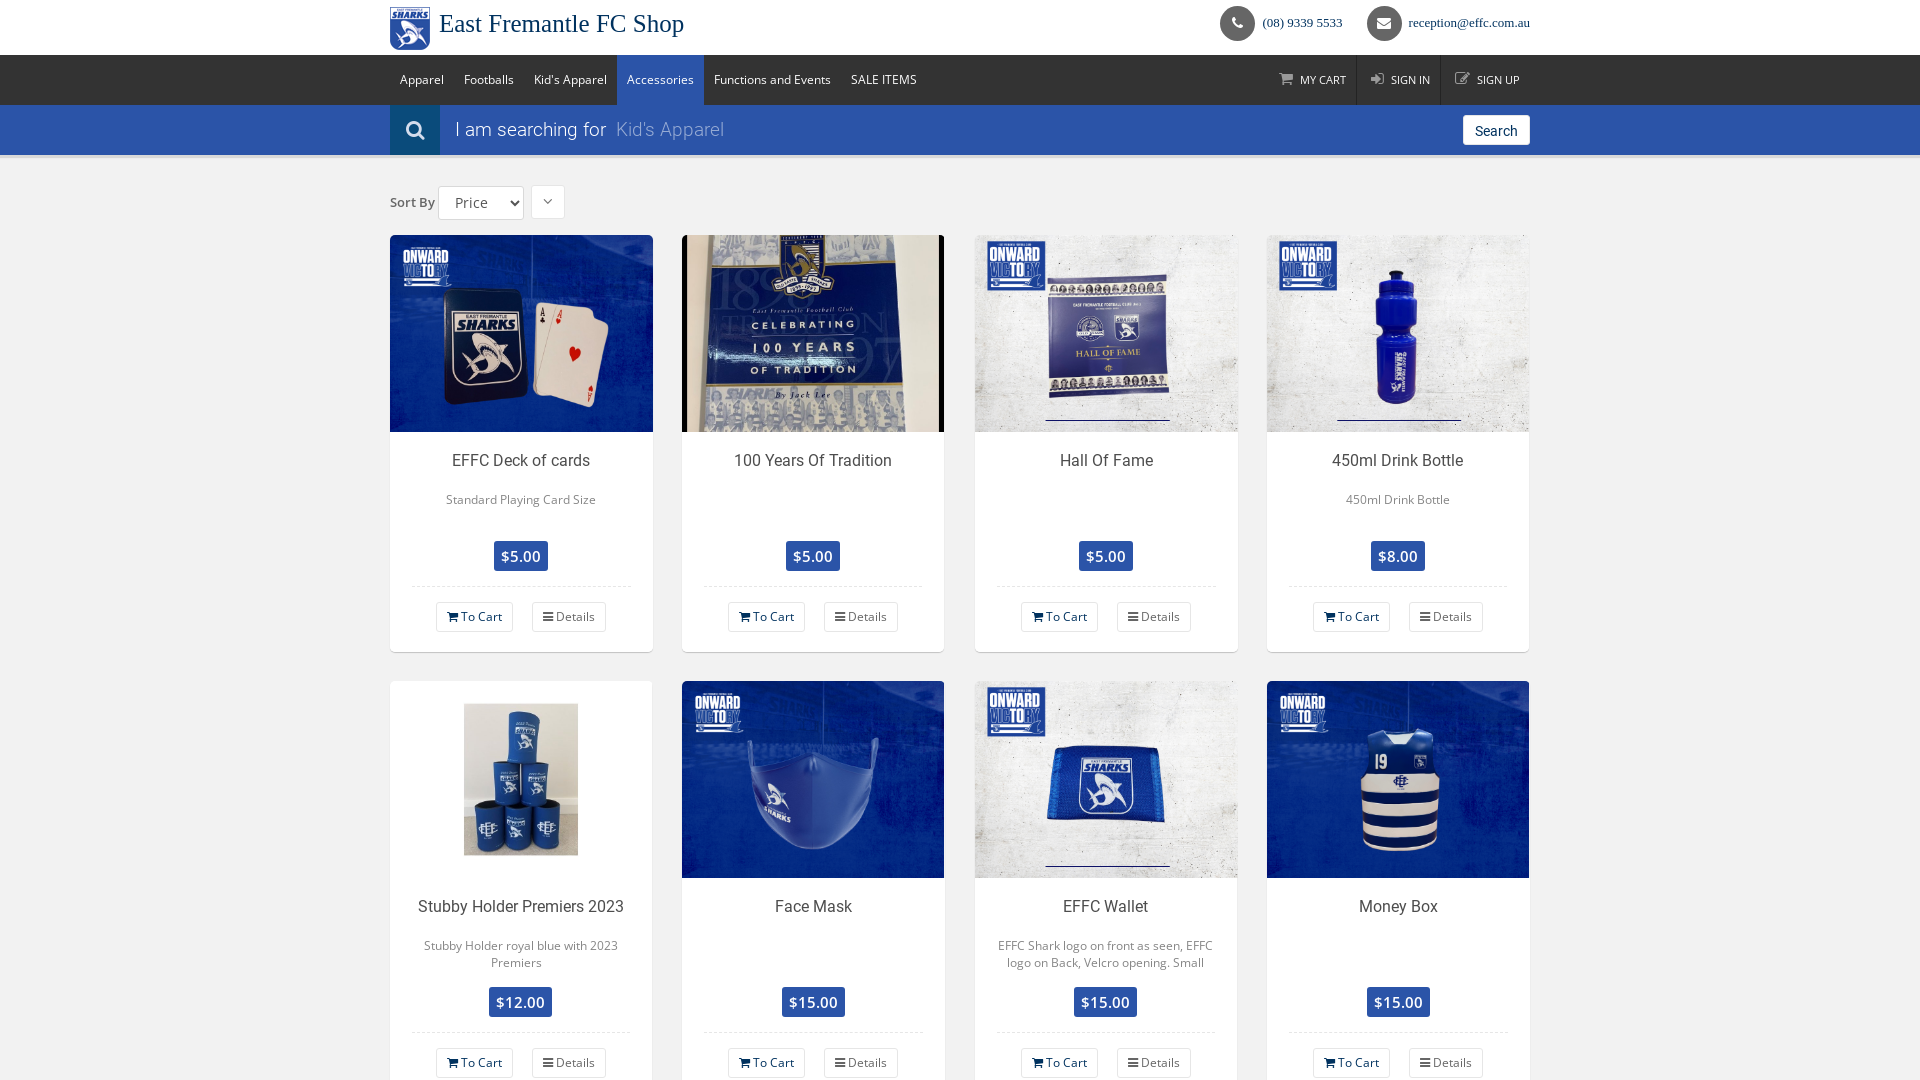 The image size is (1920, 1080). I want to click on 'Money Box', so click(1397, 778).